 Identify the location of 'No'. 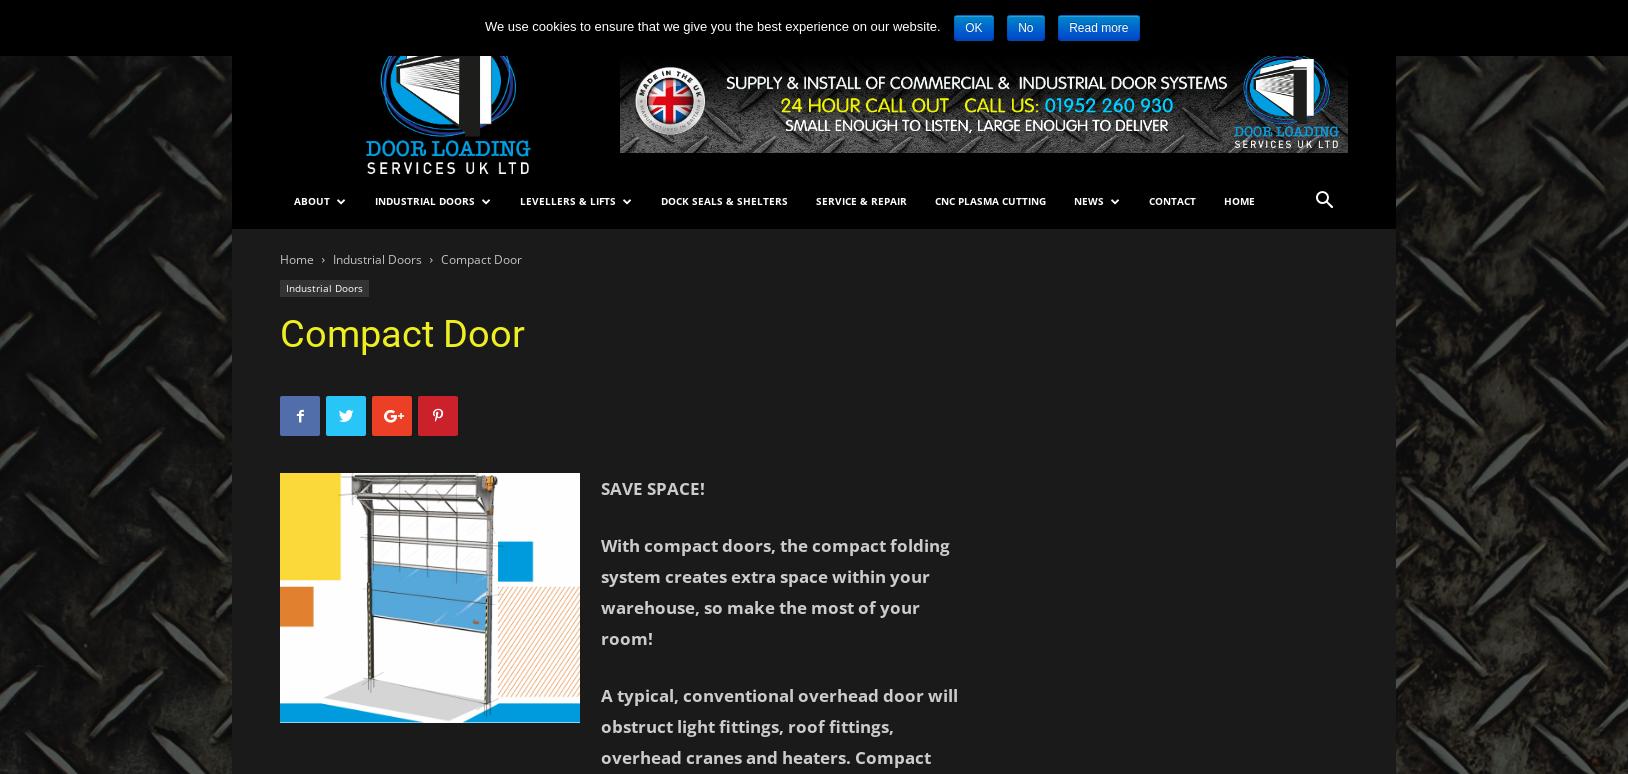
(1025, 28).